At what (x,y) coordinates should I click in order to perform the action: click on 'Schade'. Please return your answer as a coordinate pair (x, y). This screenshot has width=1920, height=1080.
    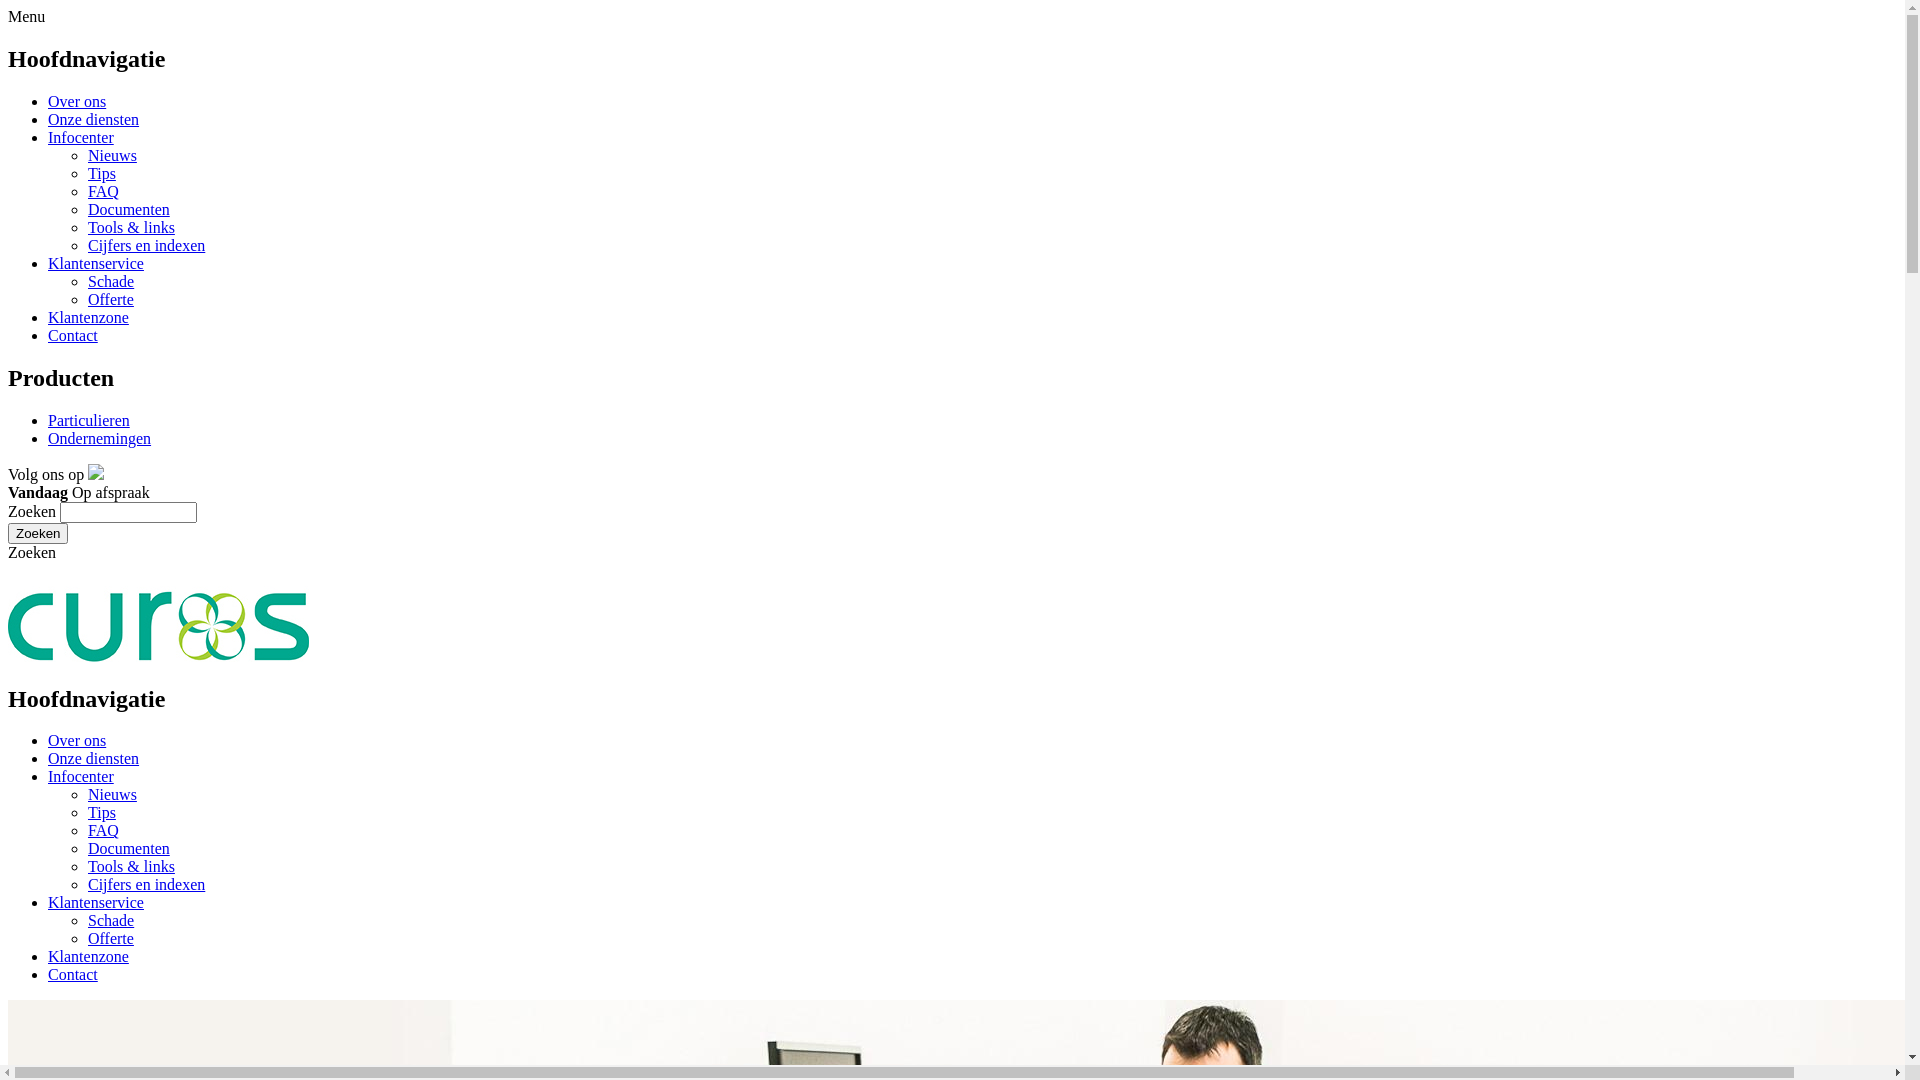
    Looking at the image, I should click on (109, 281).